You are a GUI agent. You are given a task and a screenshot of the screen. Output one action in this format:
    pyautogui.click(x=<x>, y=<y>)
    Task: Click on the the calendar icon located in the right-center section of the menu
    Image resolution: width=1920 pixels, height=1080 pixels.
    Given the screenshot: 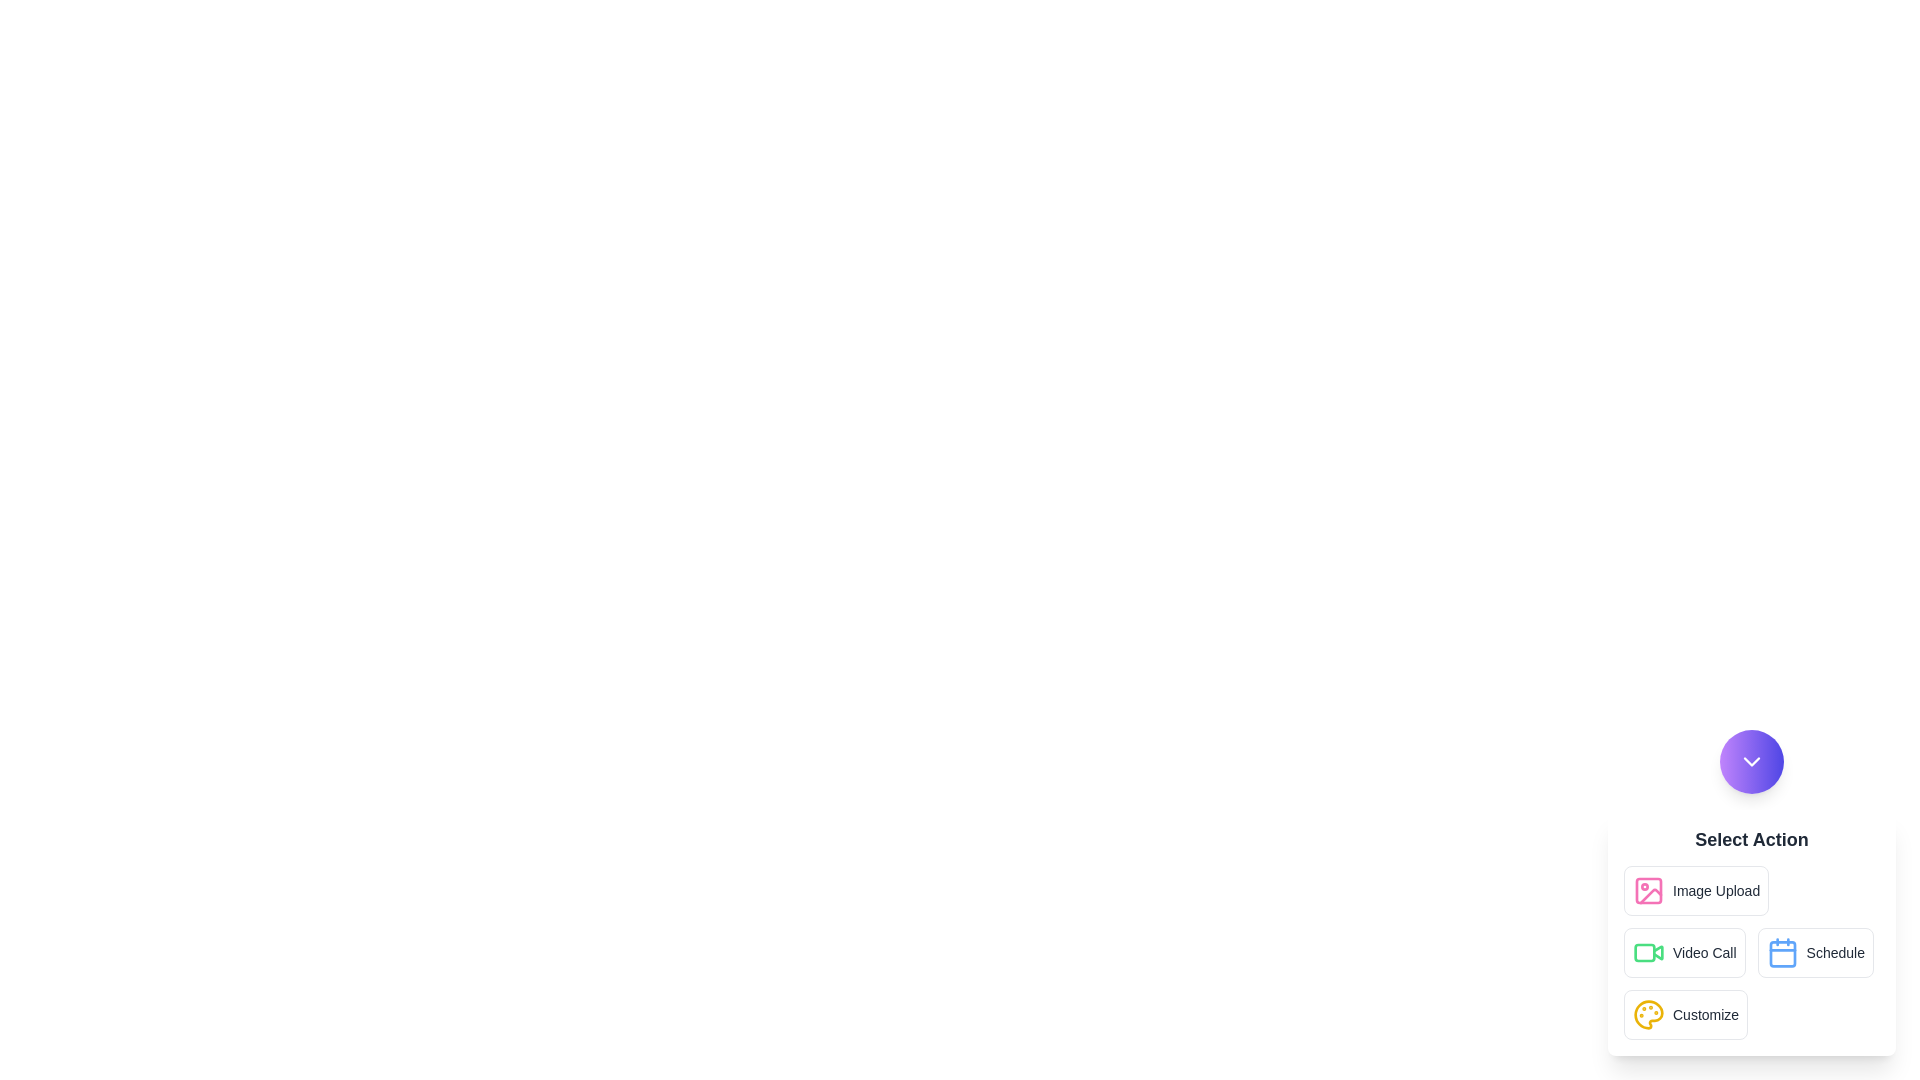 What is the action you would take?
    pyautogui.click(x=1782, y=953)
    